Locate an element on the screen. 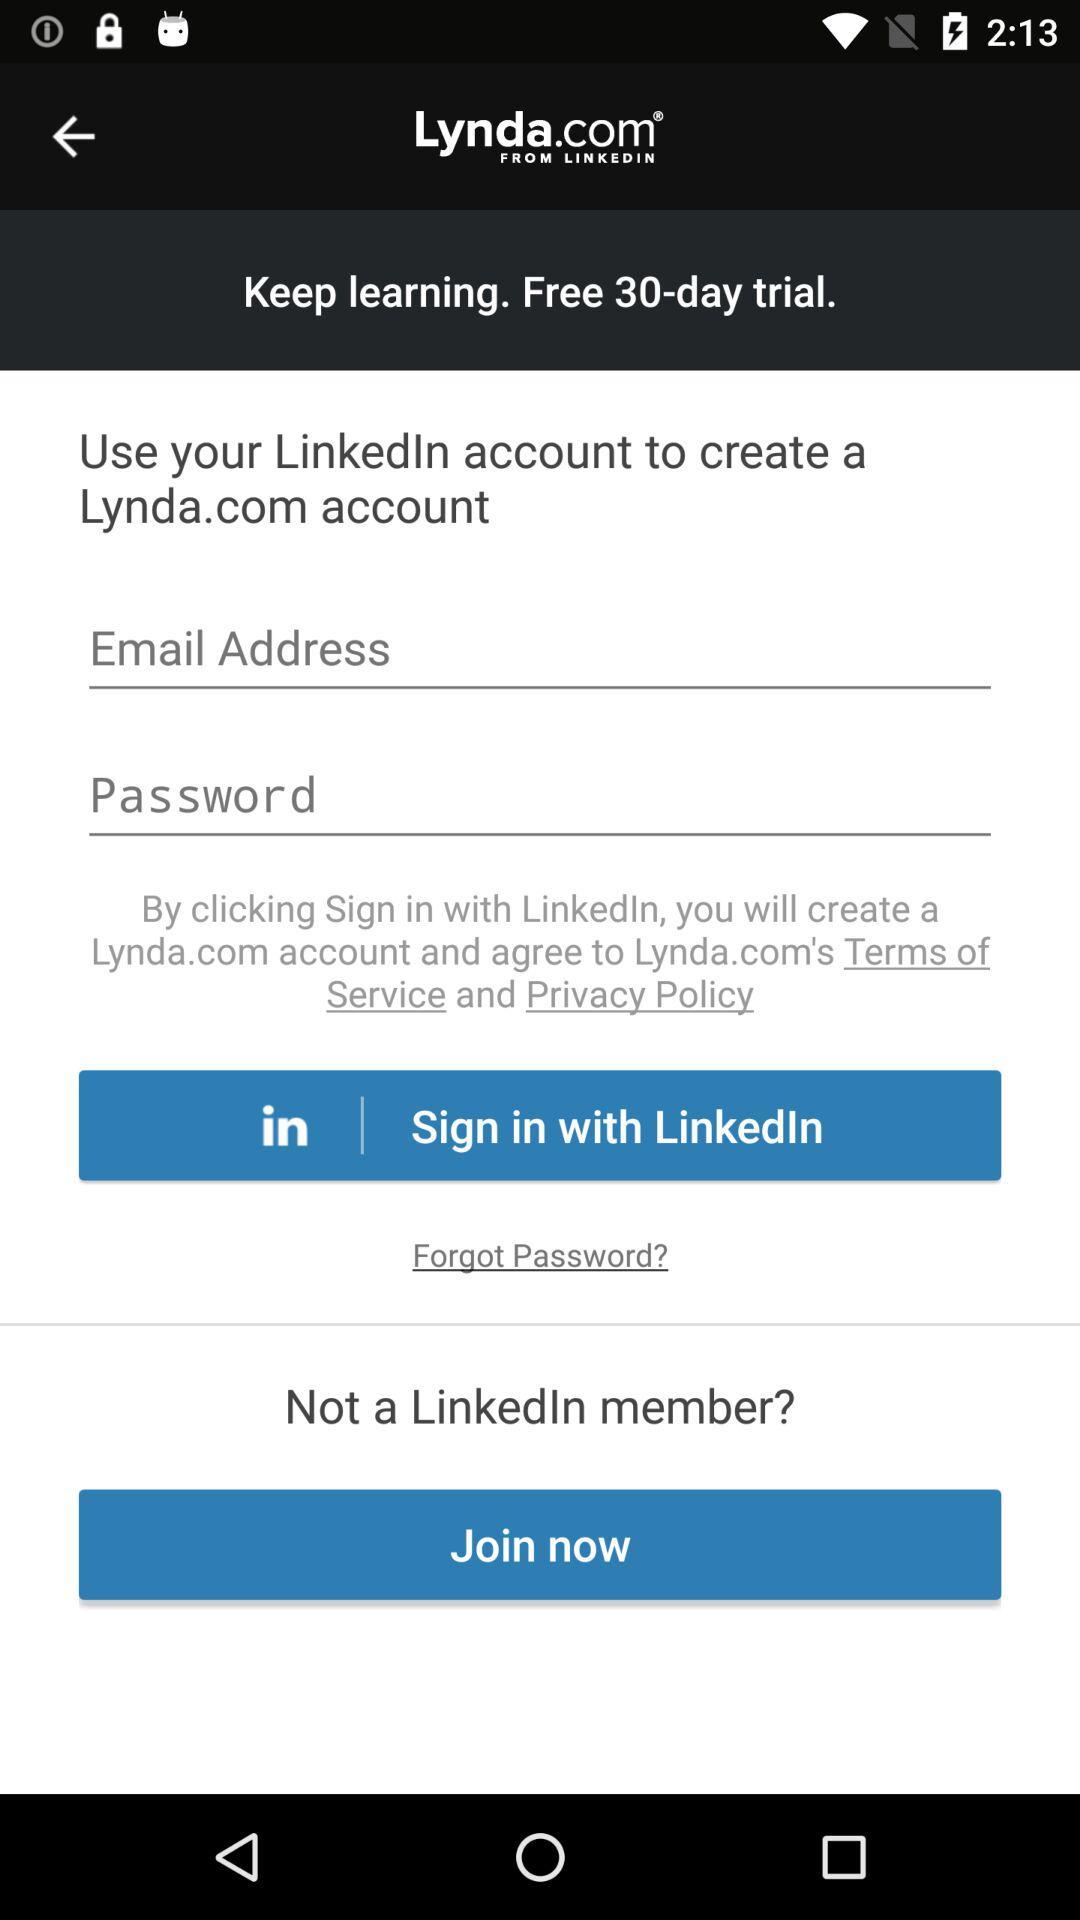 This screenshot has height=1920, width=1080. the item below the not a linkedin icon is located at coordinates (540, 1543).